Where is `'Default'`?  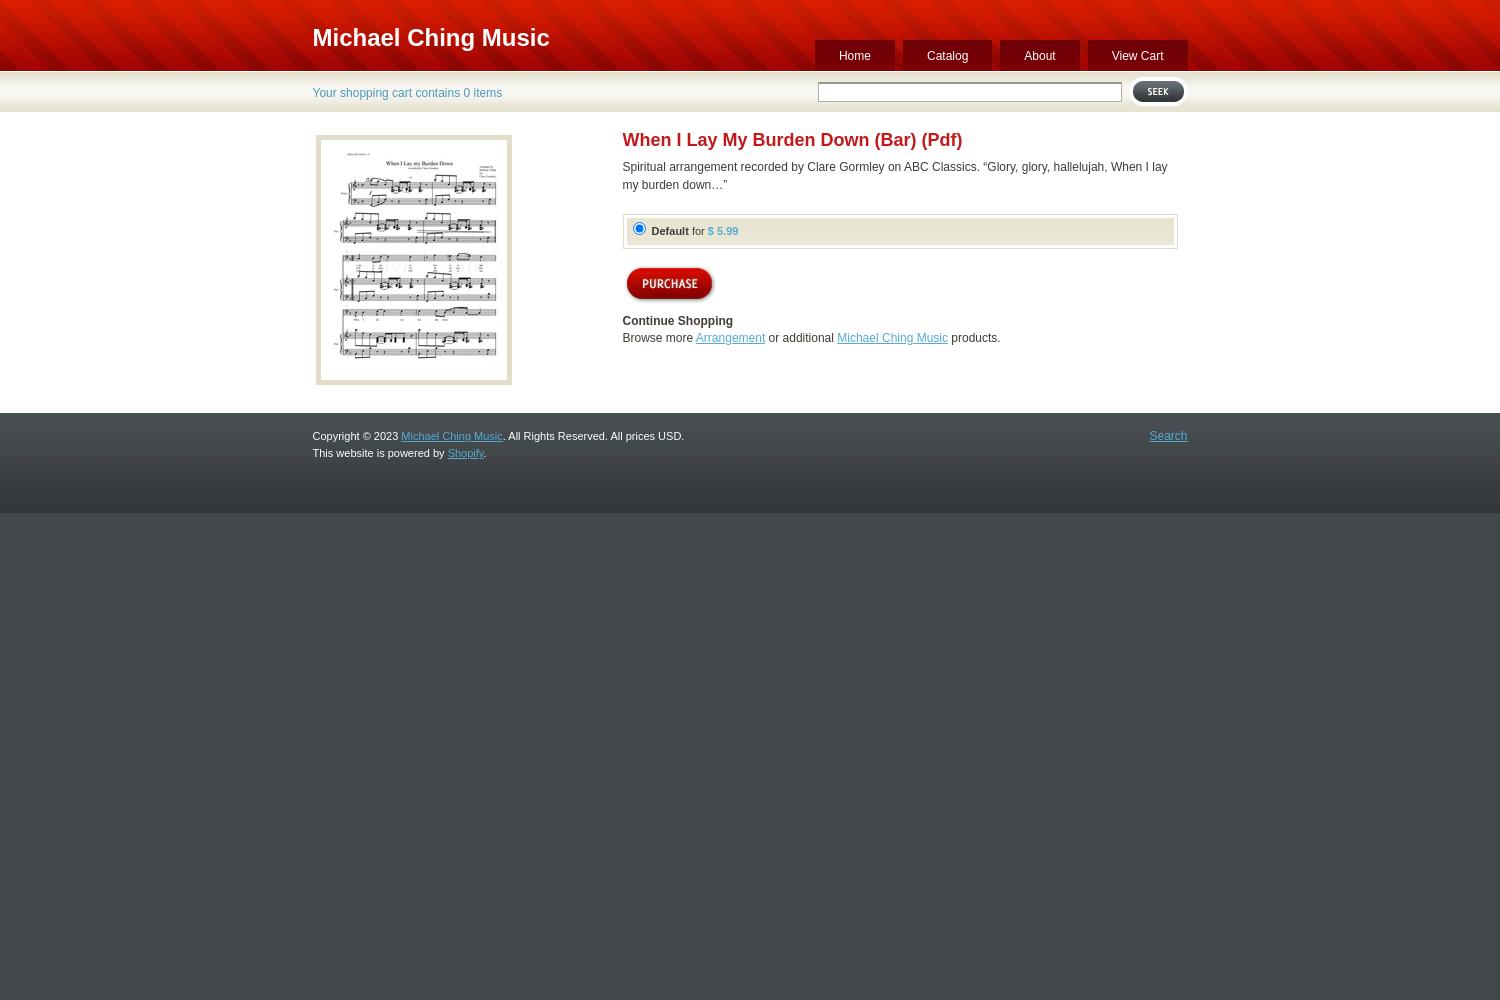
'Default' is located at coordinates (669, 230).